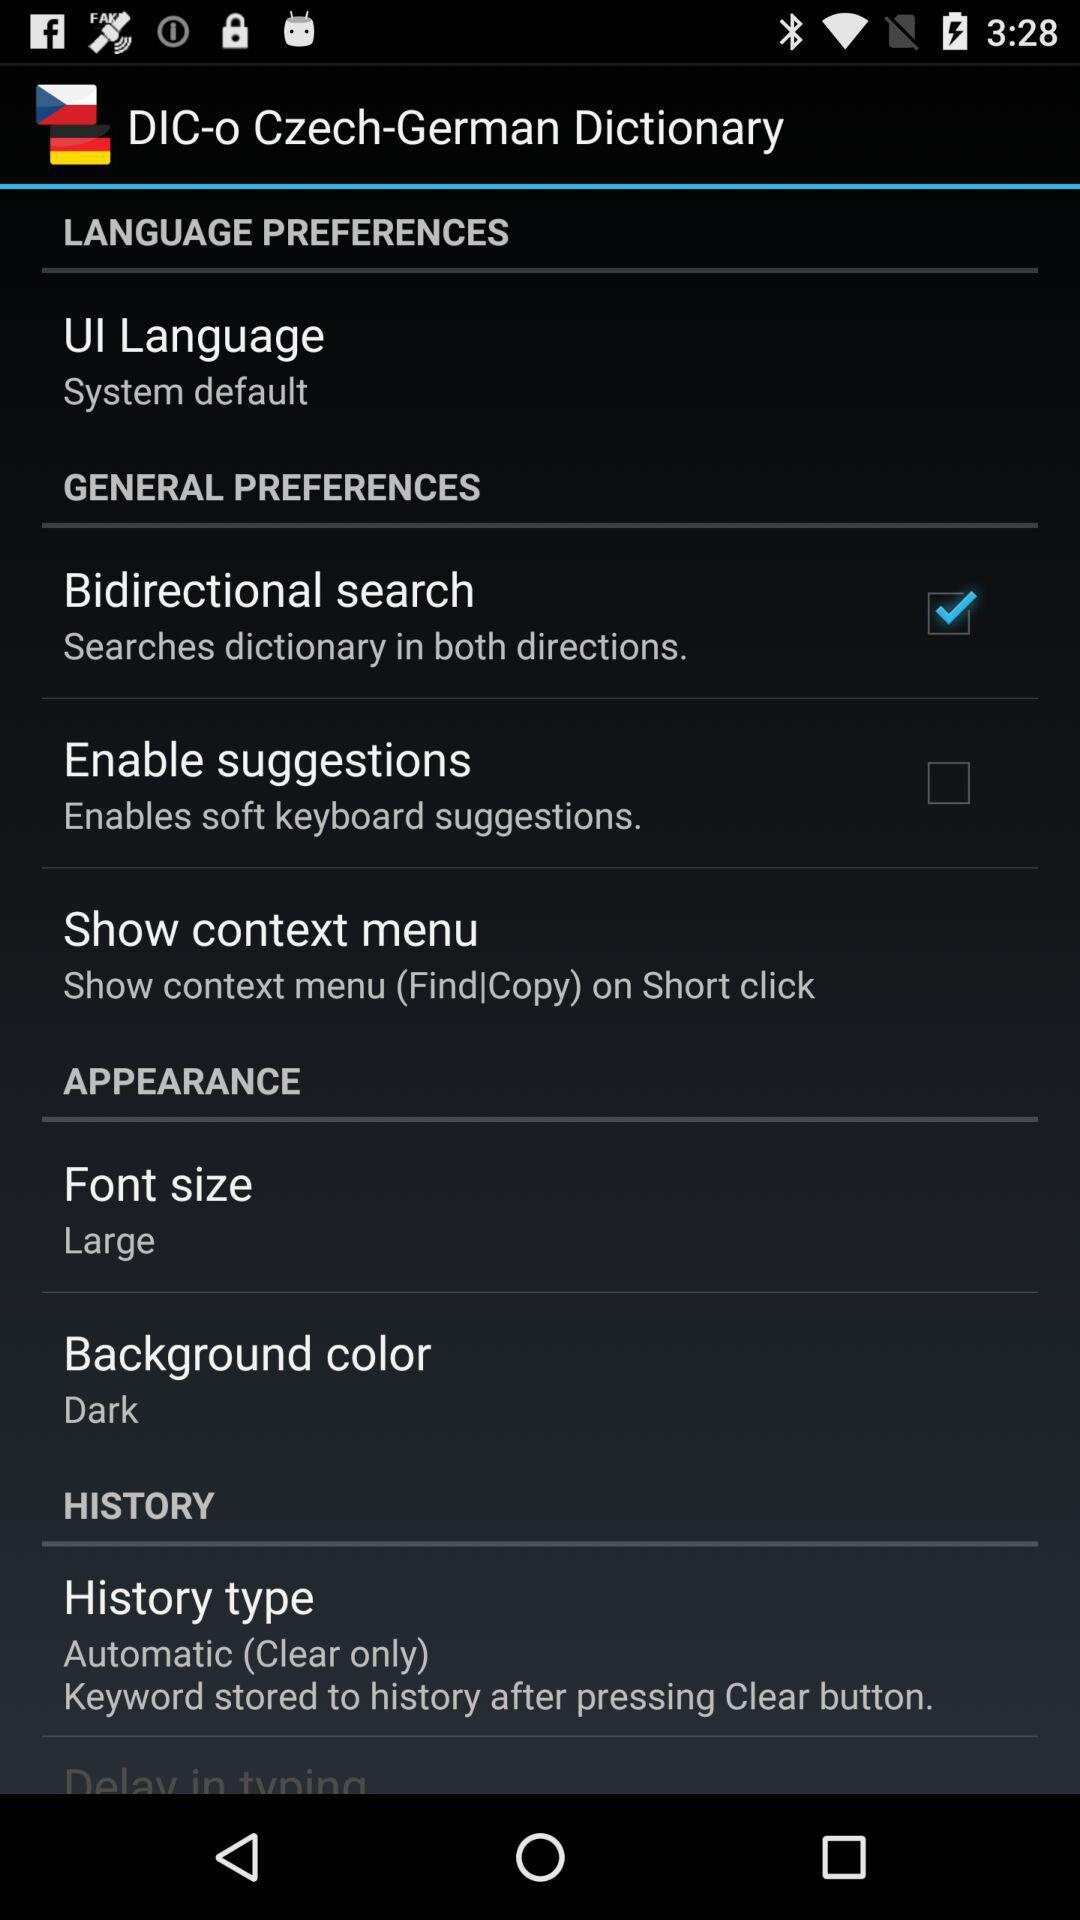 The width and height of the screenshot is (1080, 1920). What do you see at coordinates (268, 587) in the screenshot?
I see `bidirectional search app` at bounding box center [268, 587].